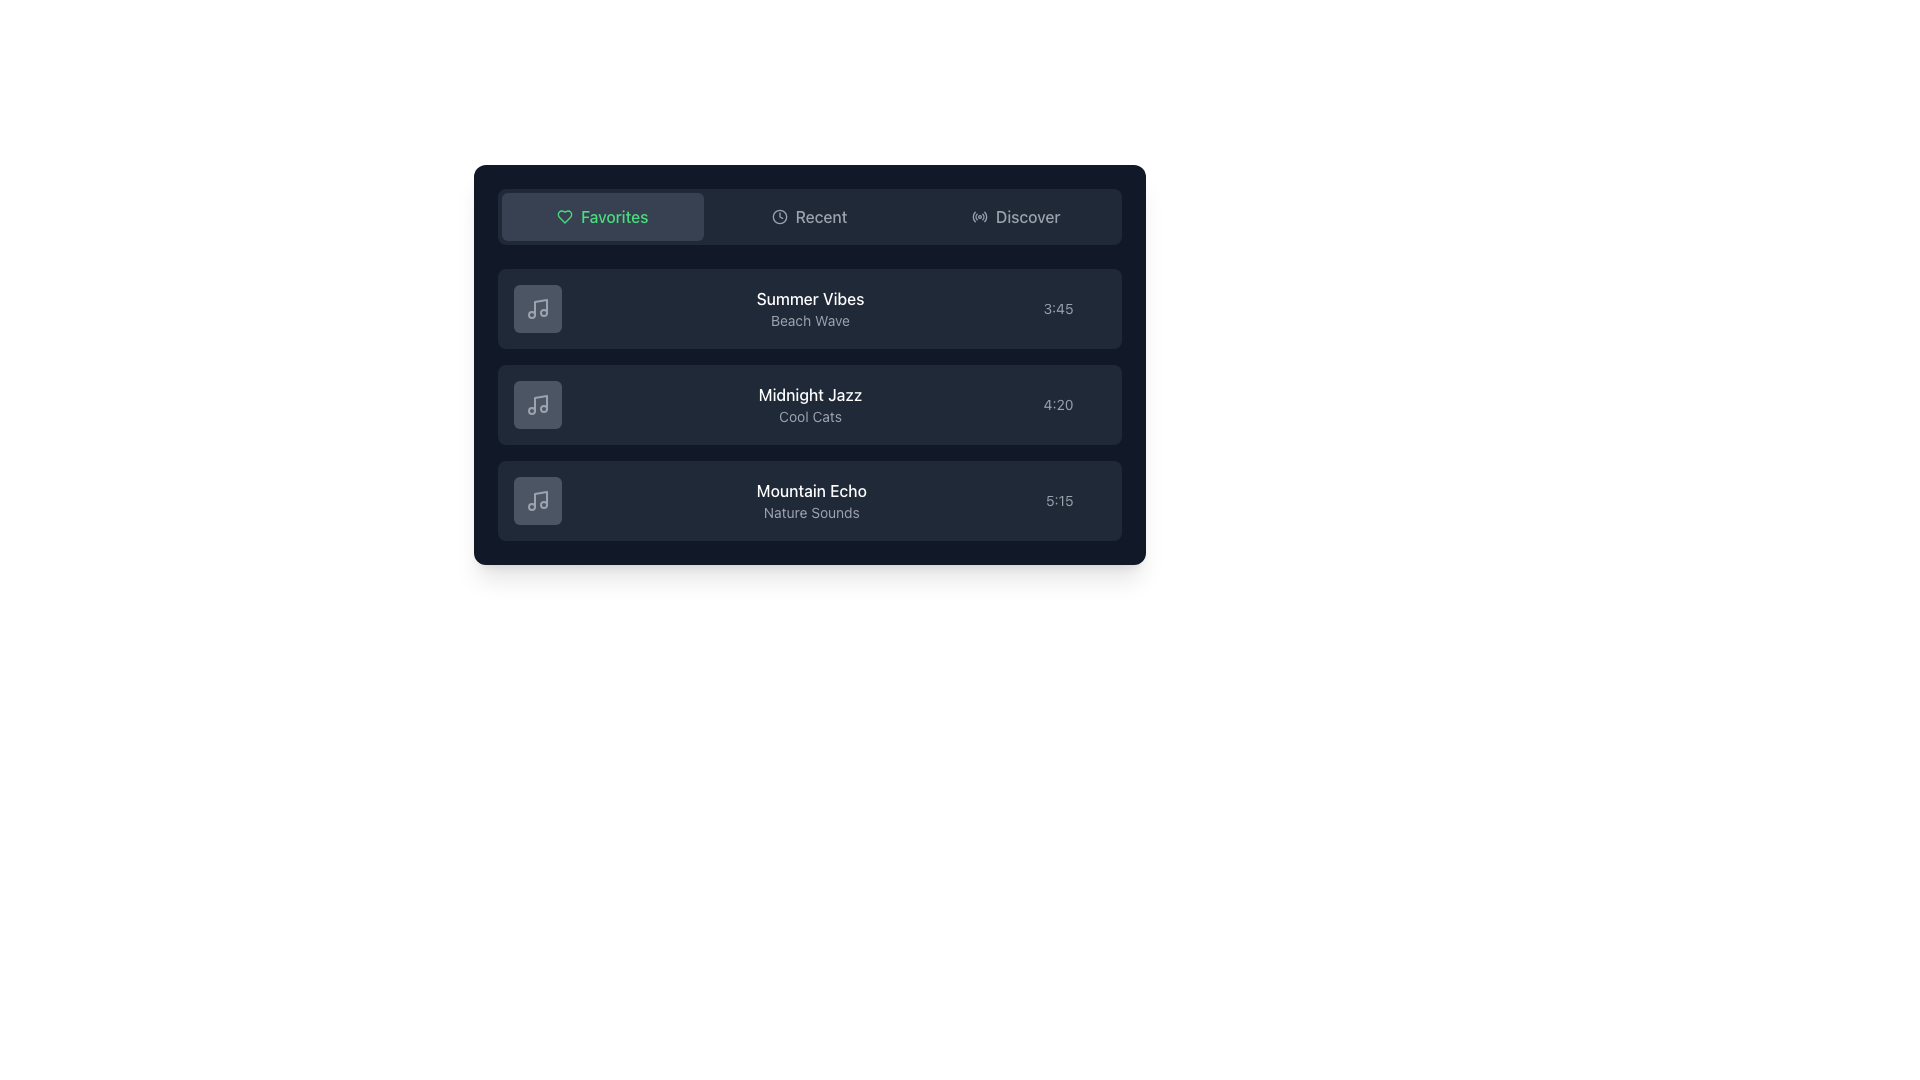  Describe the element at coordinates (810, 319) in the screenshot. I see `text content of the subtitle text label located below the 'Summer Vibes' text element in the first list entry of the vertically stacked list interface` at that location.